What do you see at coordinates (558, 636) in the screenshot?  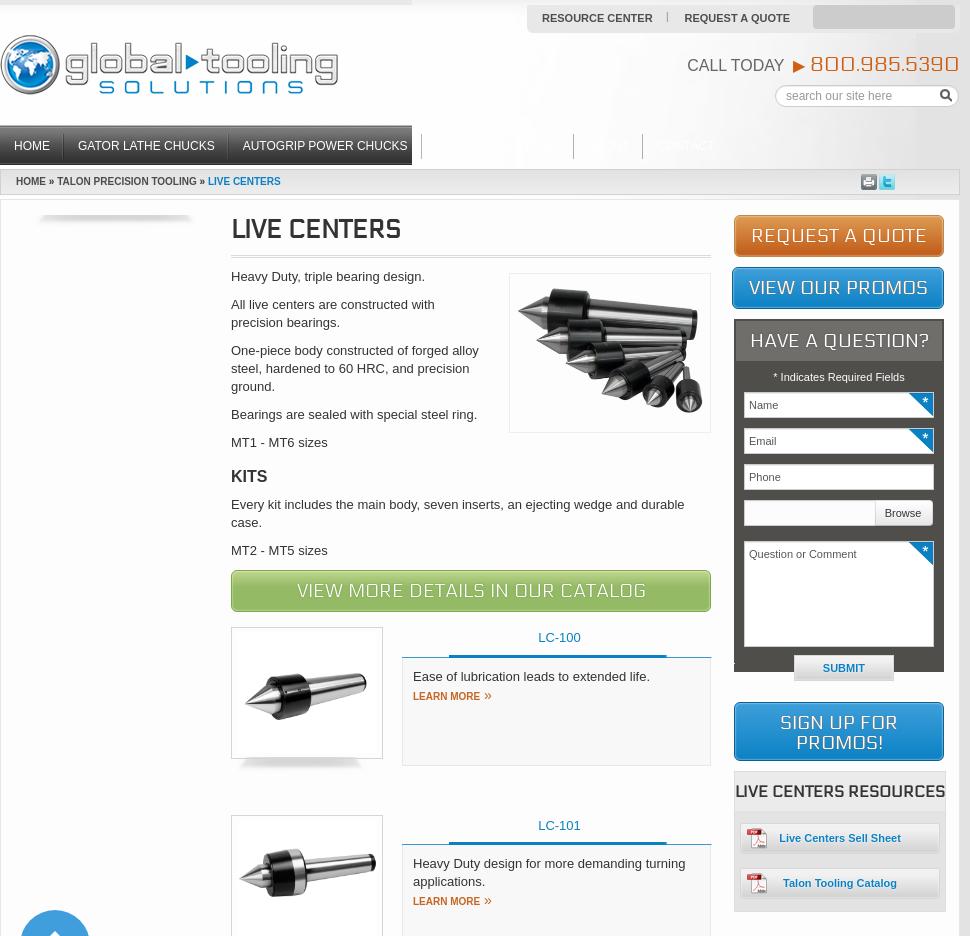 I see `'LC-100'` at bounding box center [558, 636].